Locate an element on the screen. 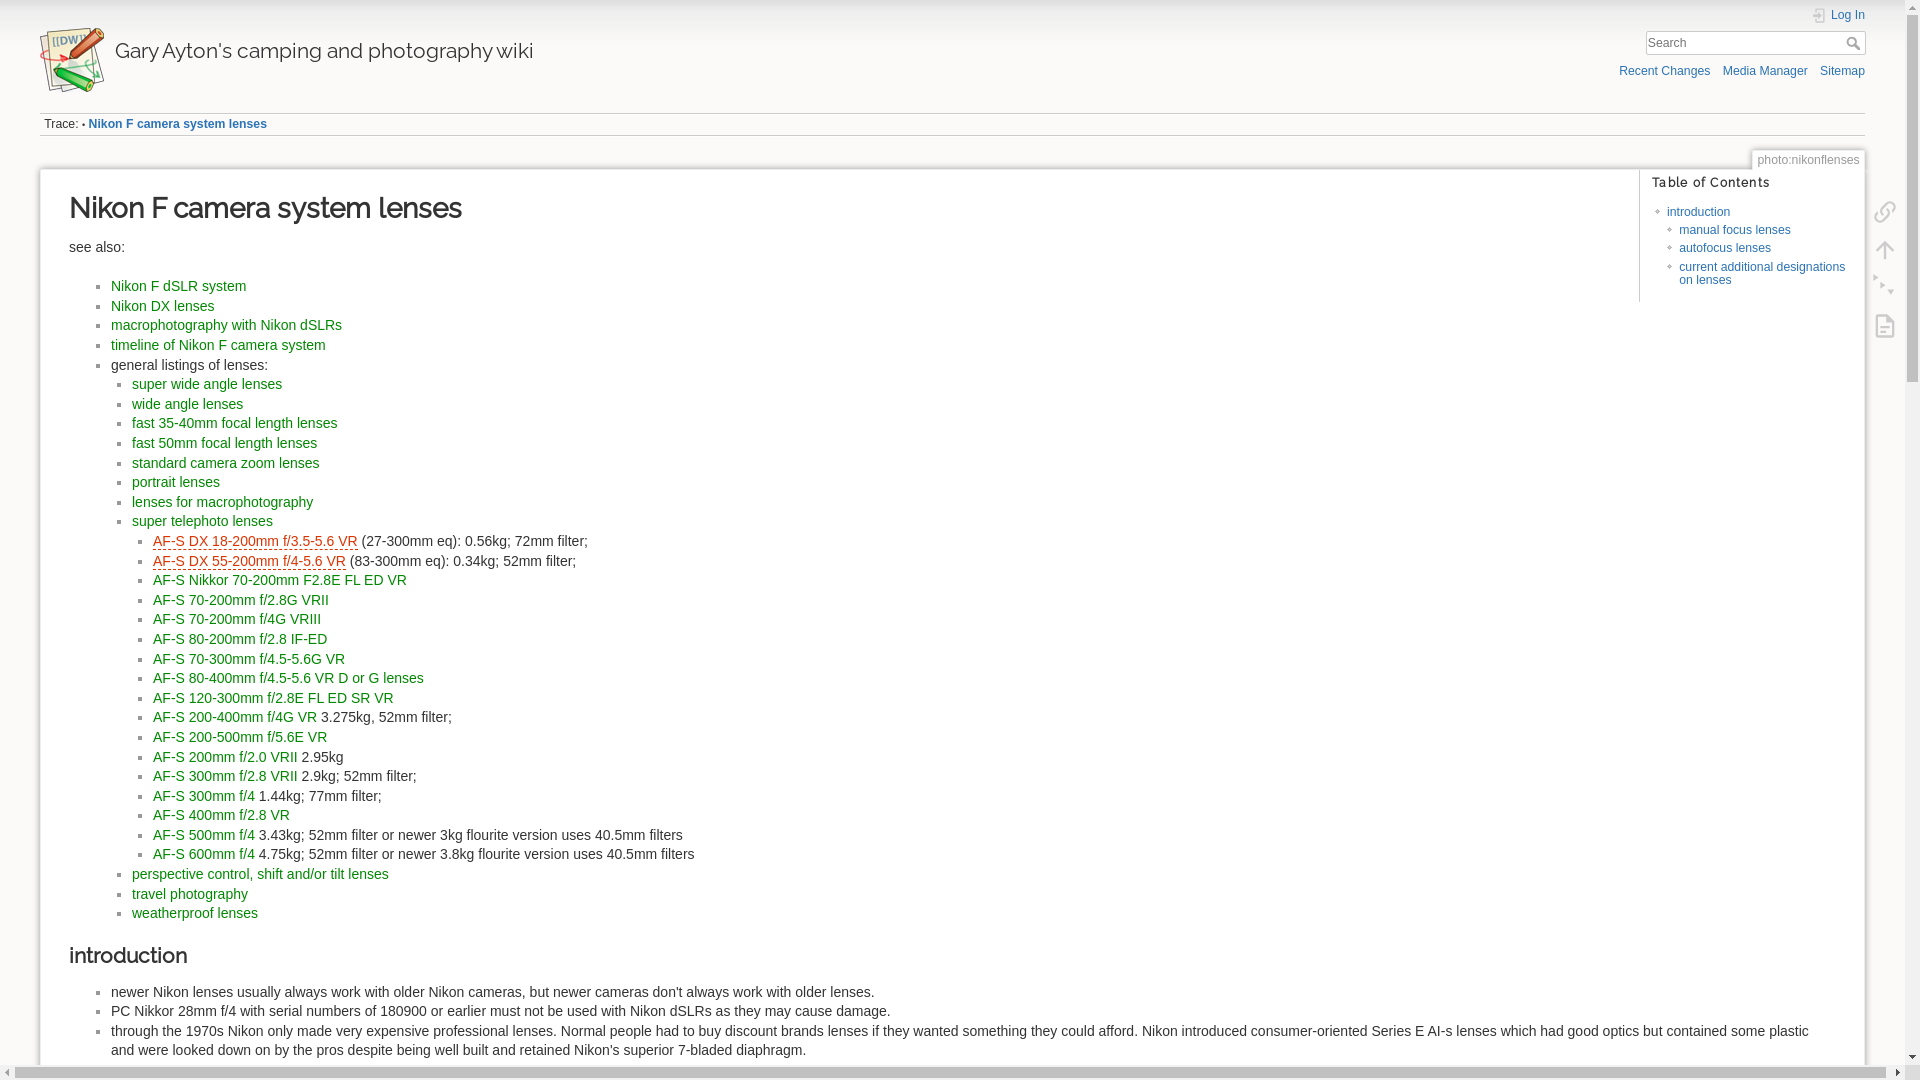  'lenses for macrophotography' is located at coordinates (222, 500).